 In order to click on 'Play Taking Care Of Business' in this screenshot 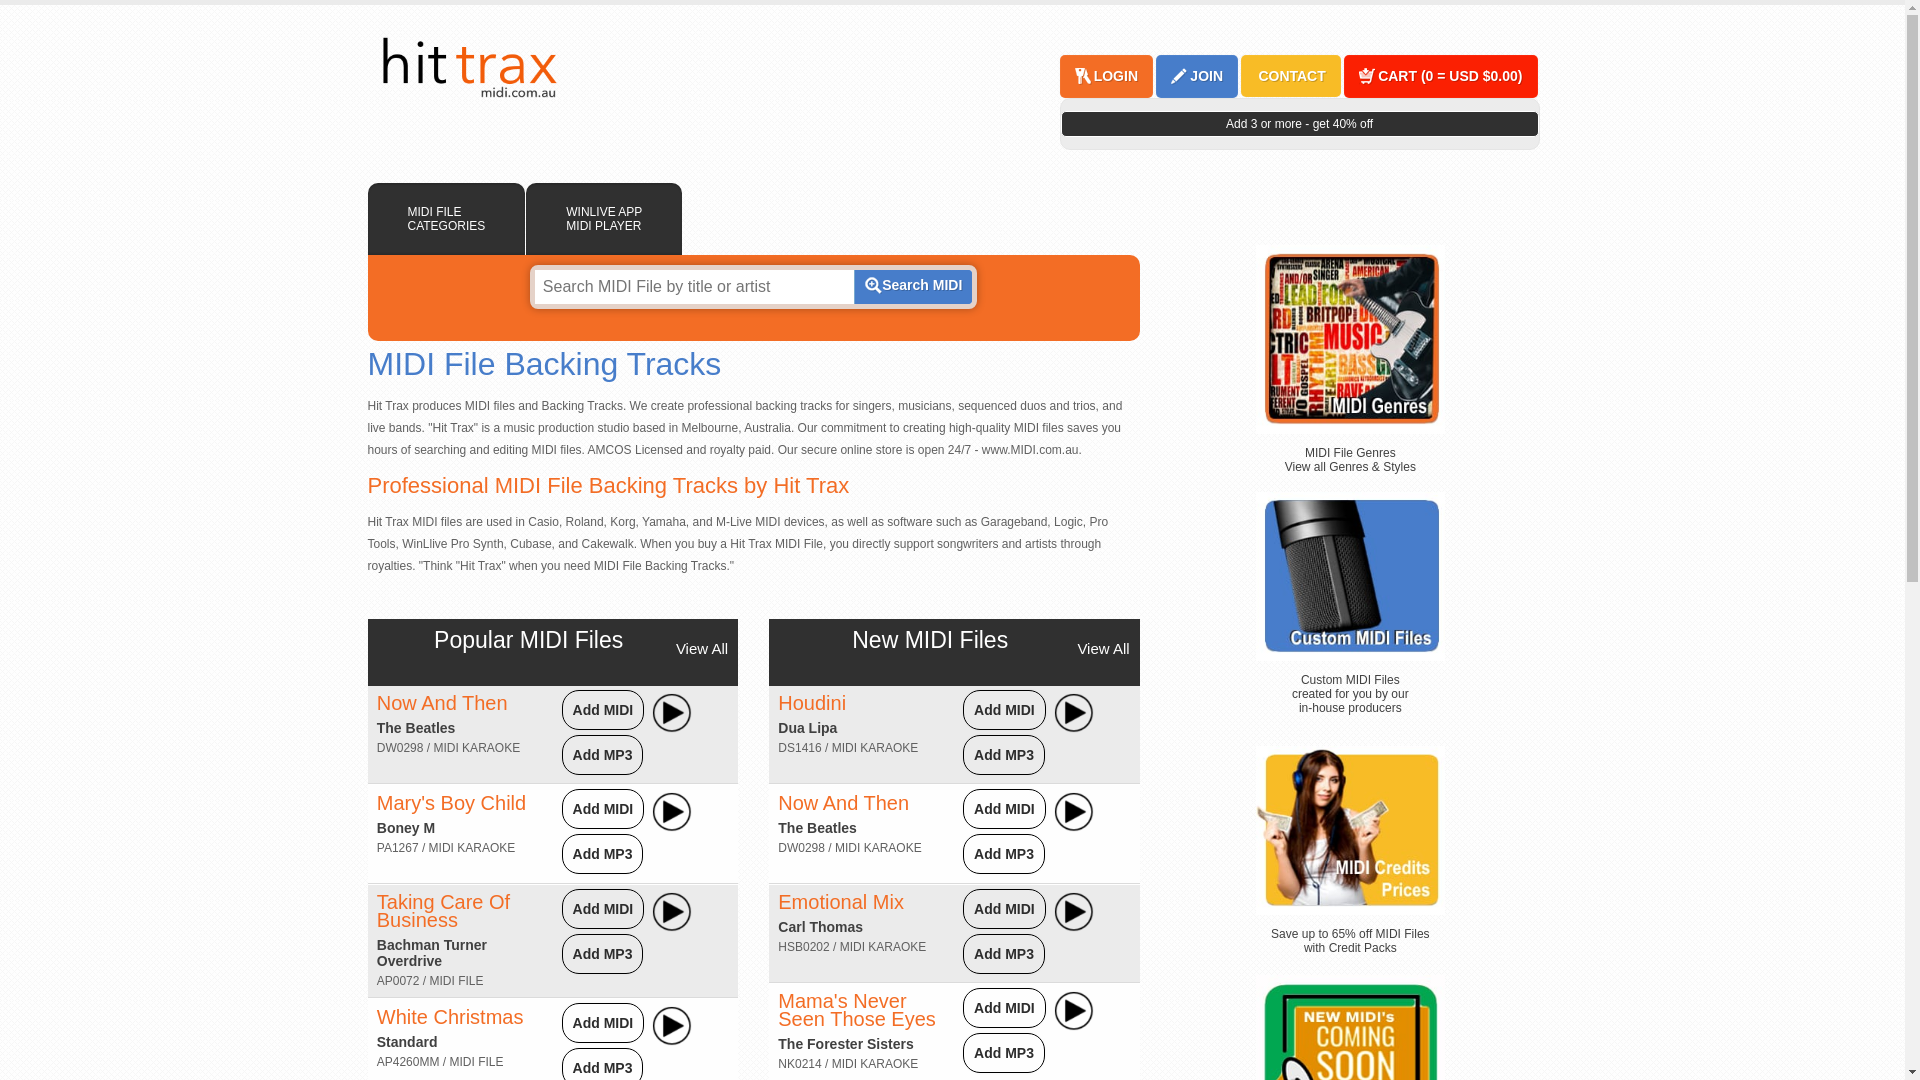, I will do `click(672, 911)`.